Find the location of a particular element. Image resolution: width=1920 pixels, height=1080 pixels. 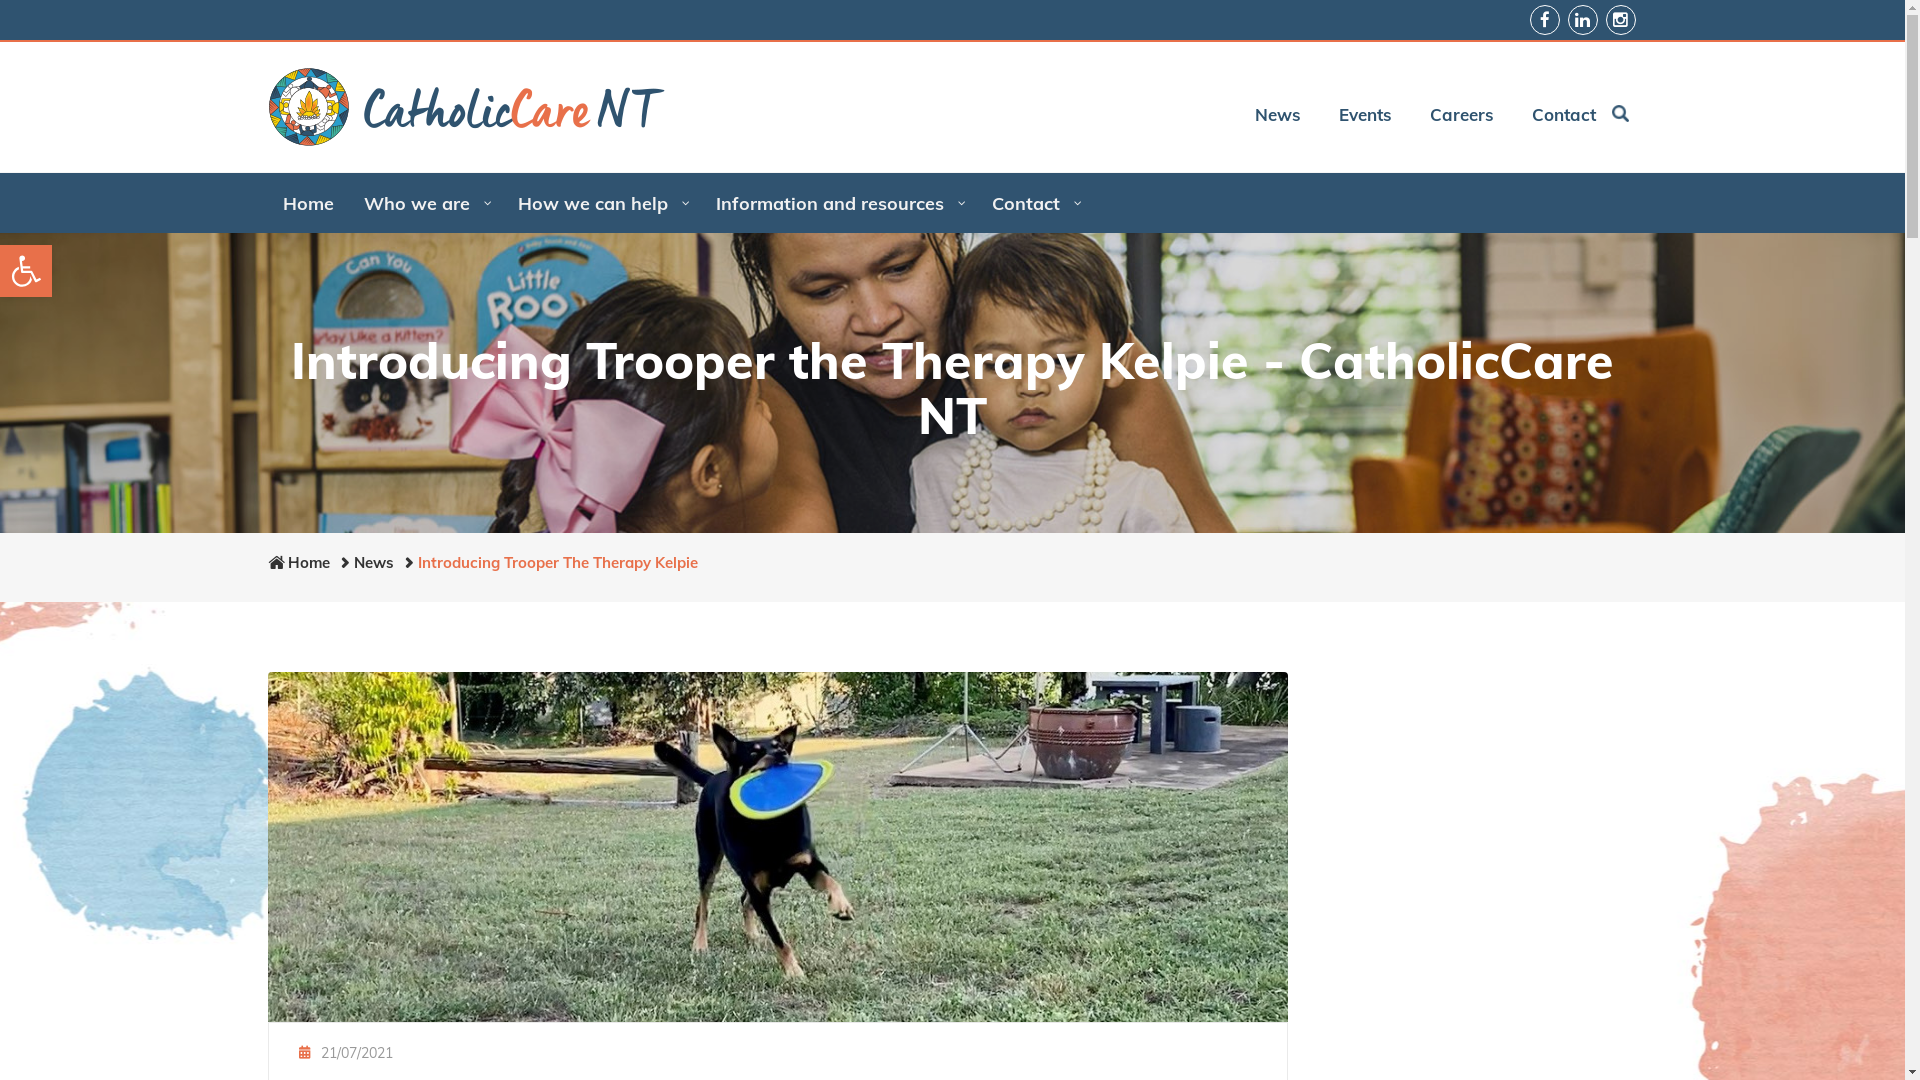

'How we can help' is located at coordinates (599, 203).